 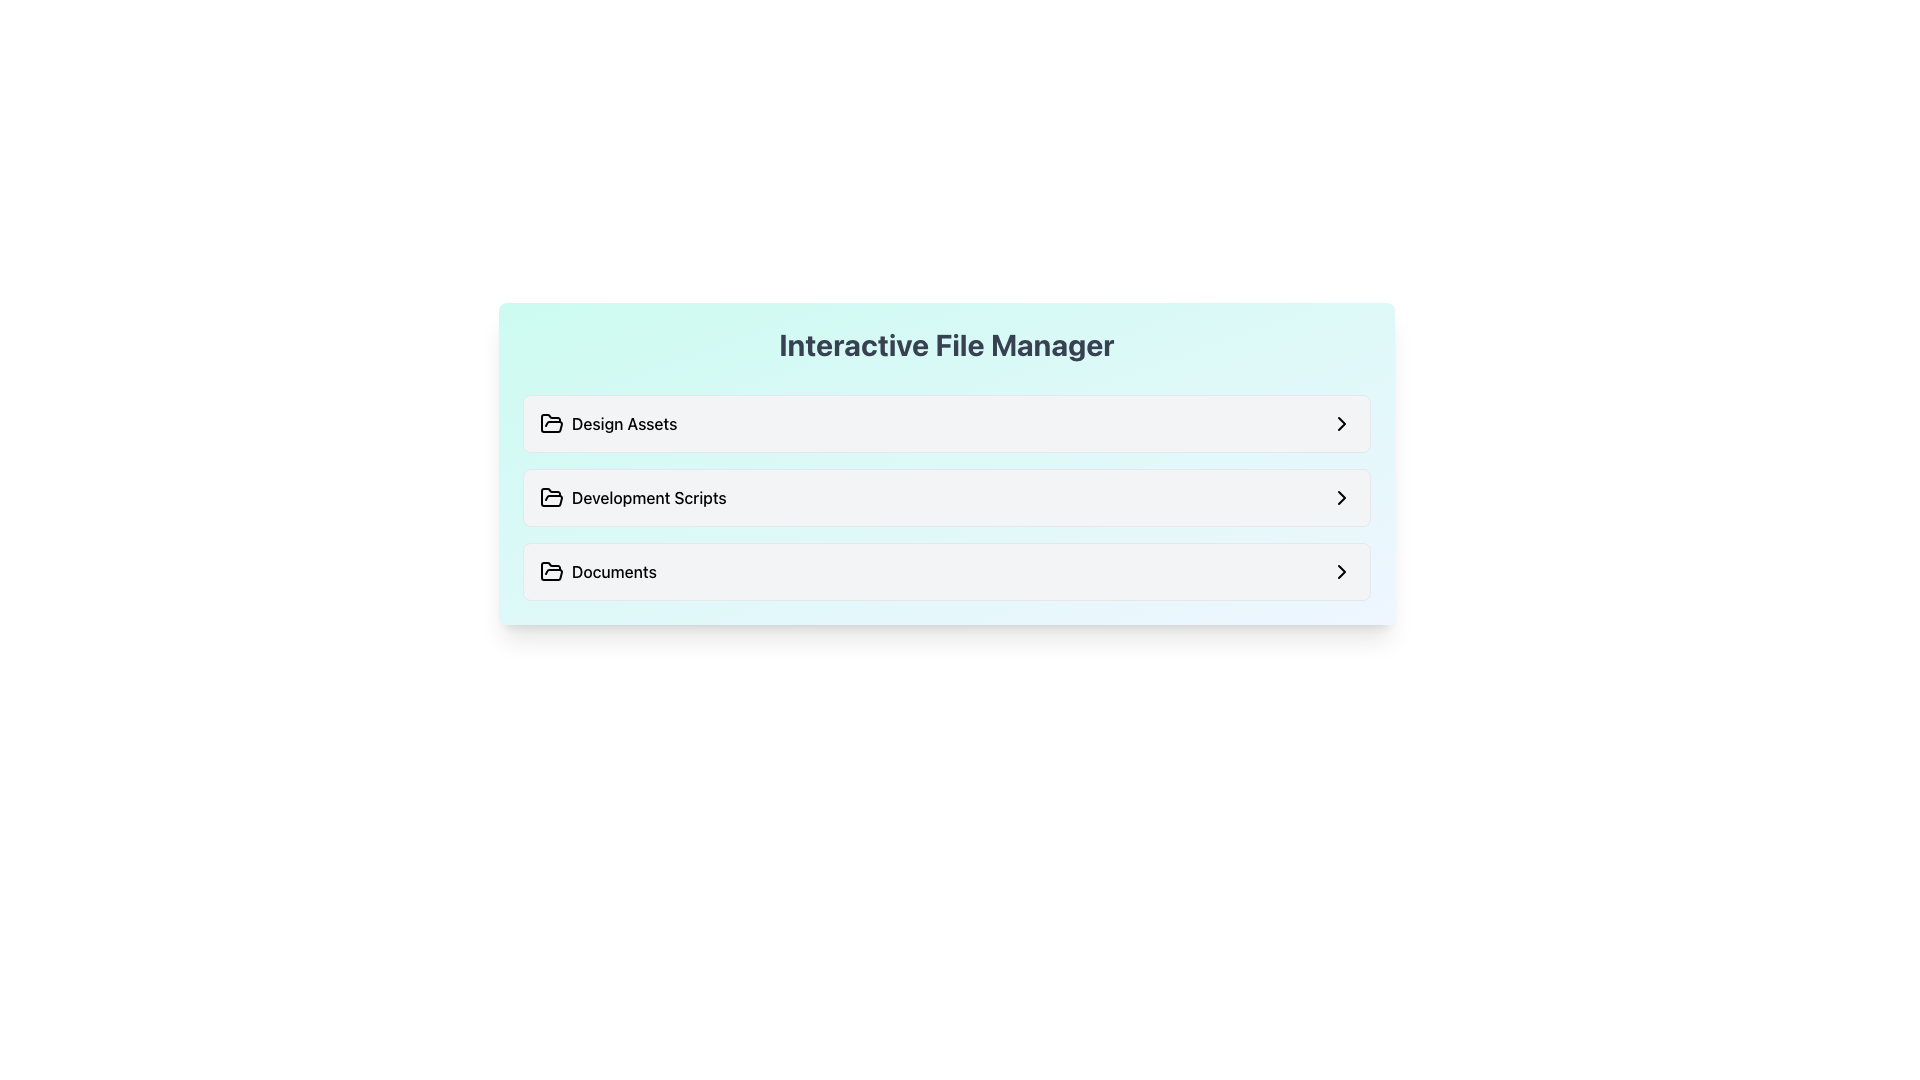 I want to click on the rightward-pointing chevron icon within the 'Documents' item at the bottom of the vertical list, so click(x=1342, y=571).